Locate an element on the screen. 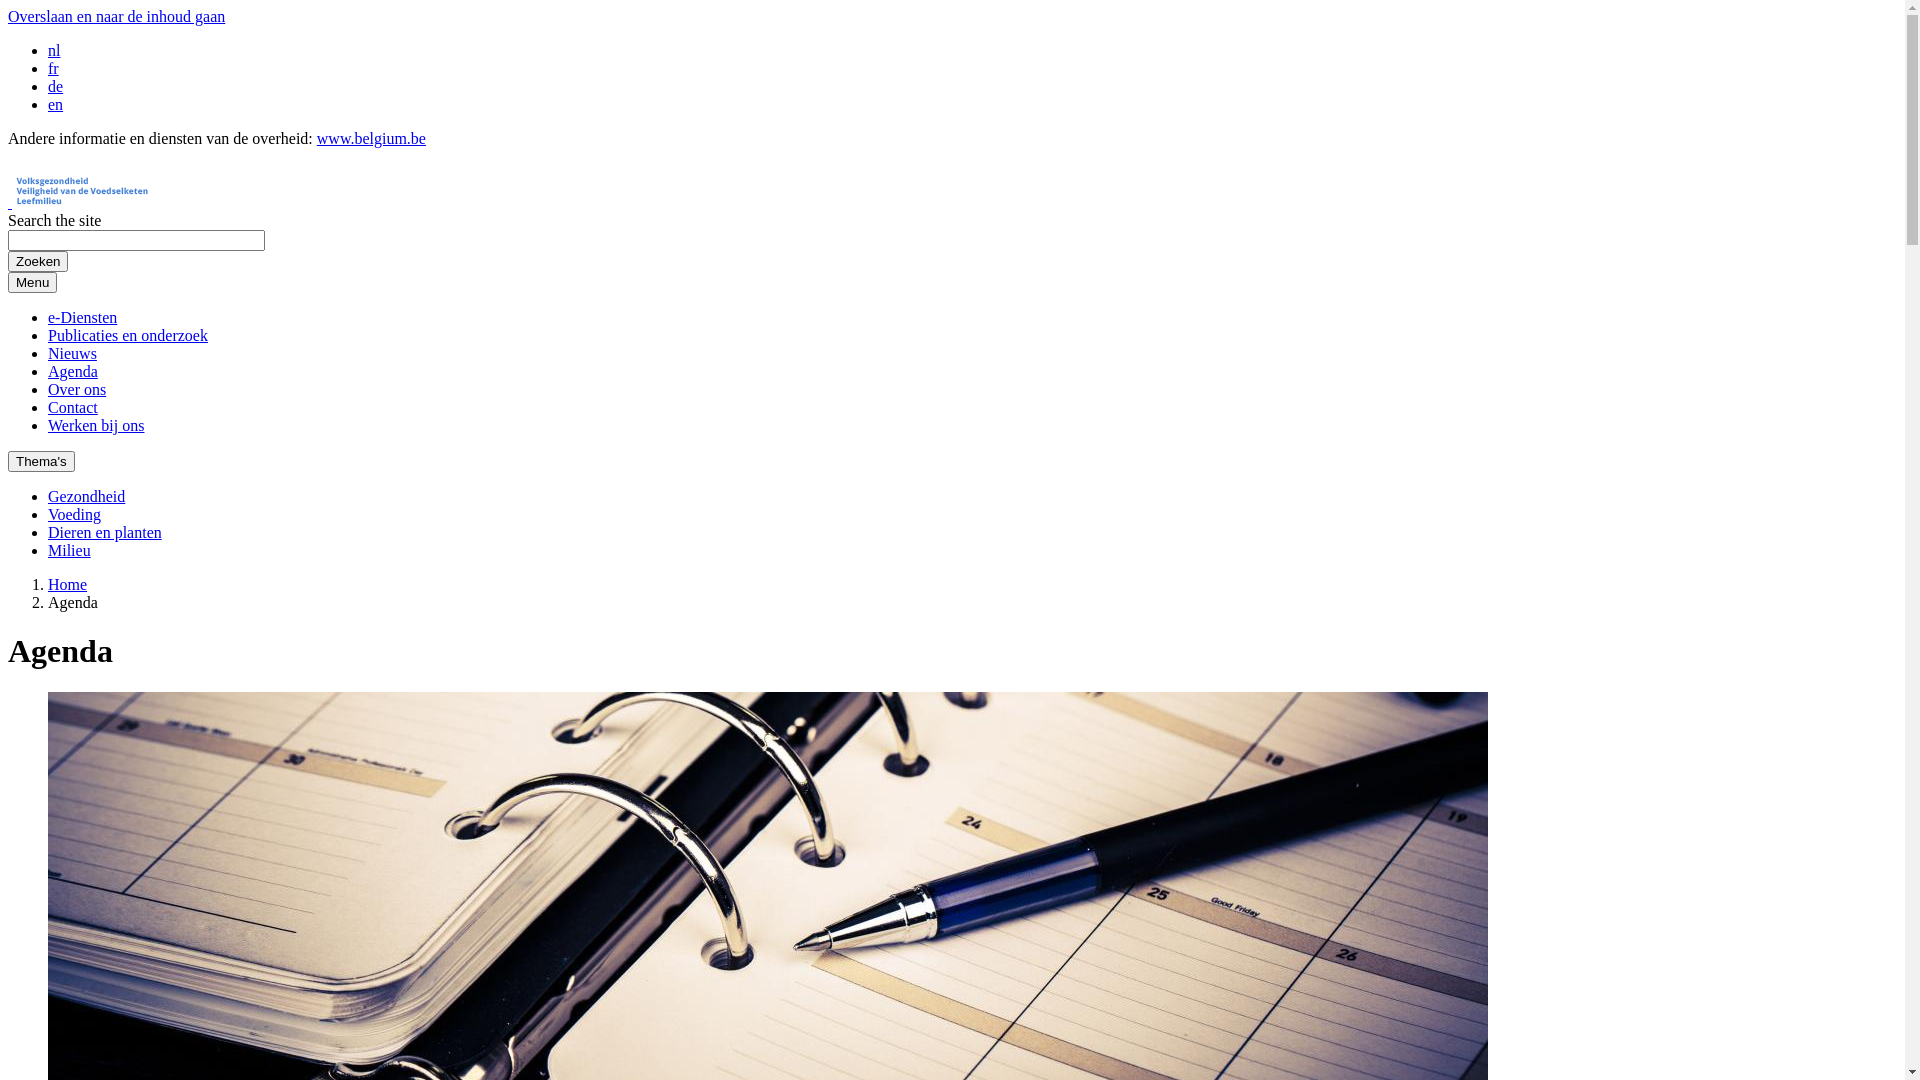 This screenshot has height=1080, width=1920. 'Milieu' is located at coordinates (69, 550).